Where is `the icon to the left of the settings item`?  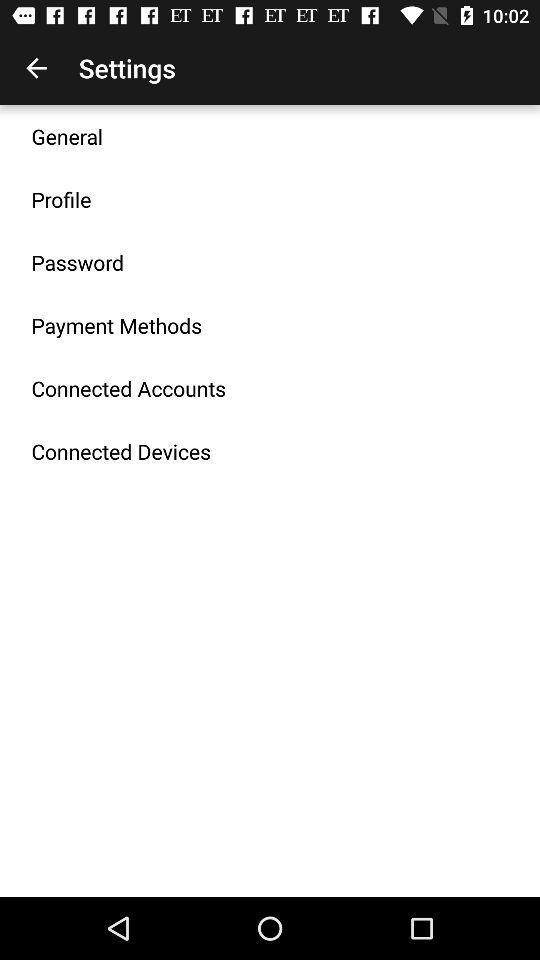 the icon to the left of the settings item is located at coordinates (36, 68).